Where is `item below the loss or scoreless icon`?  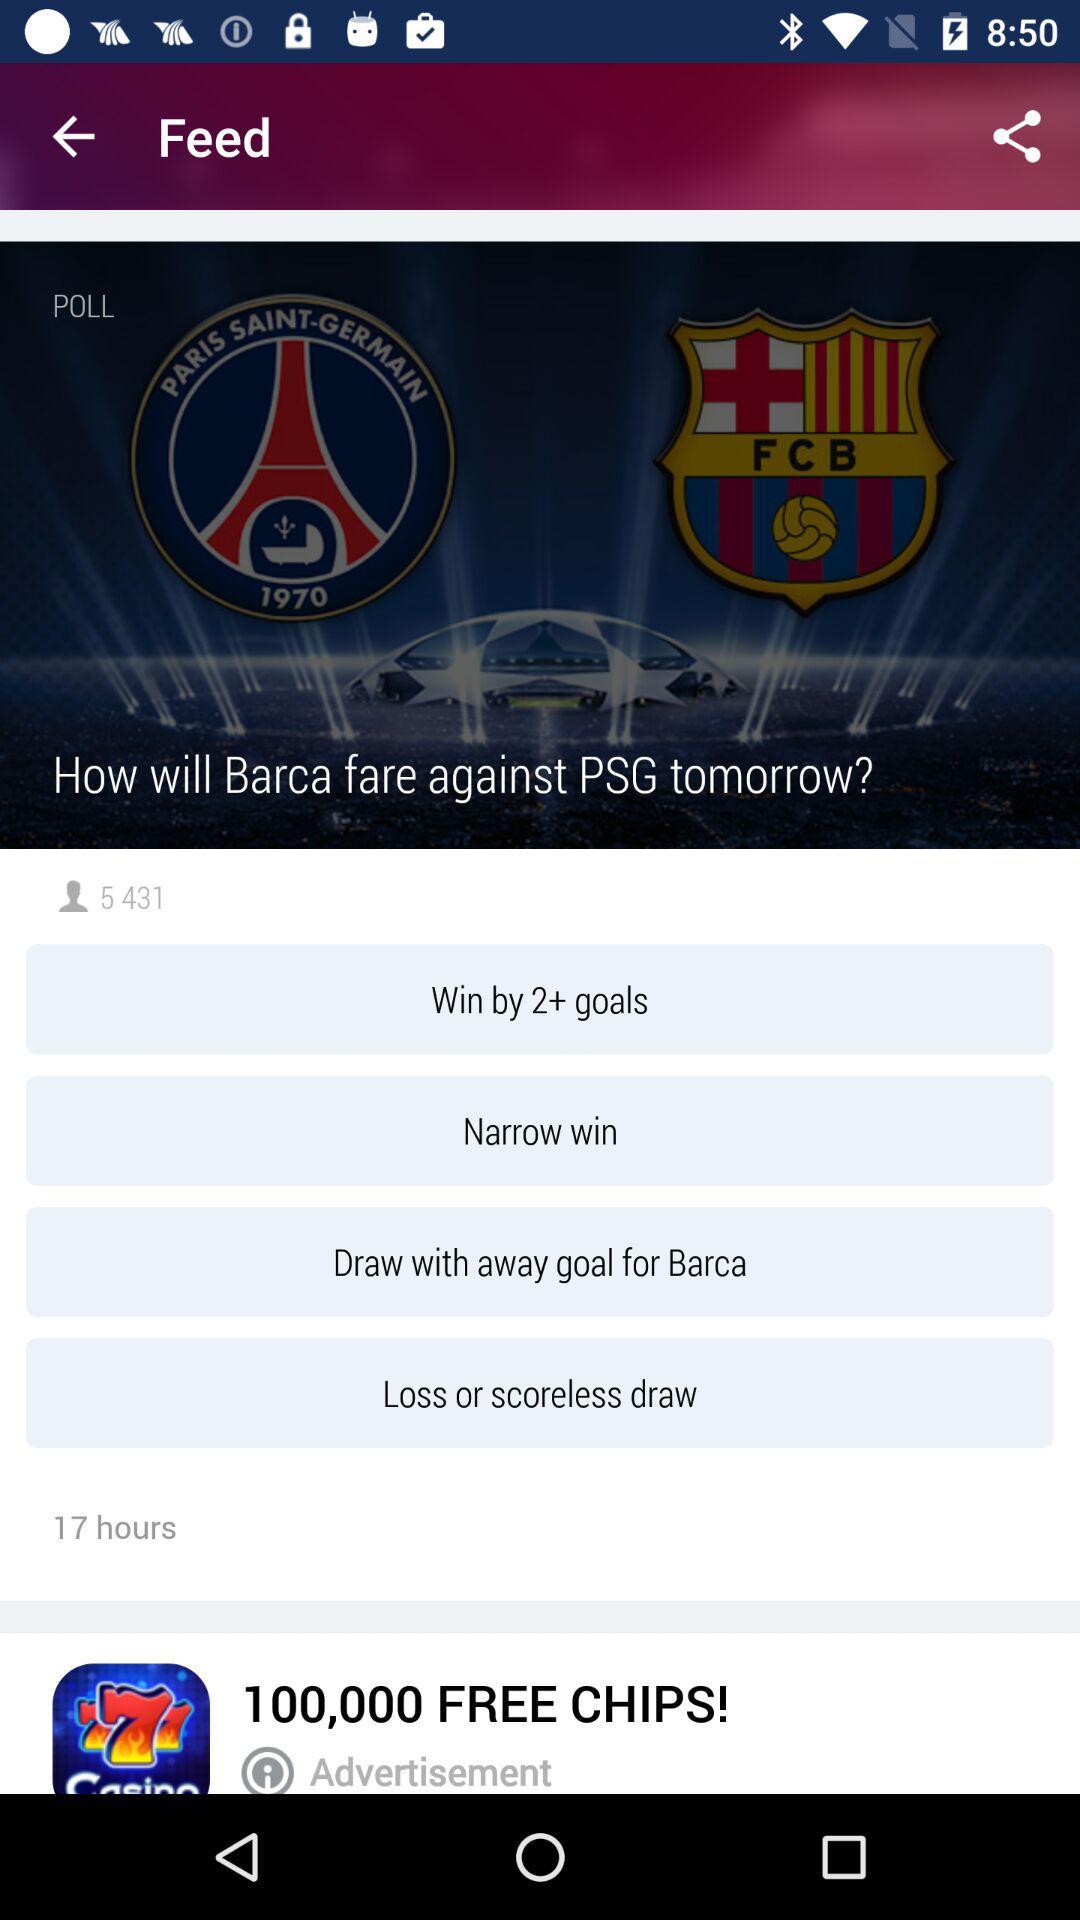
item below the loss or scoreless icon is located at coordinates (485, 1701).